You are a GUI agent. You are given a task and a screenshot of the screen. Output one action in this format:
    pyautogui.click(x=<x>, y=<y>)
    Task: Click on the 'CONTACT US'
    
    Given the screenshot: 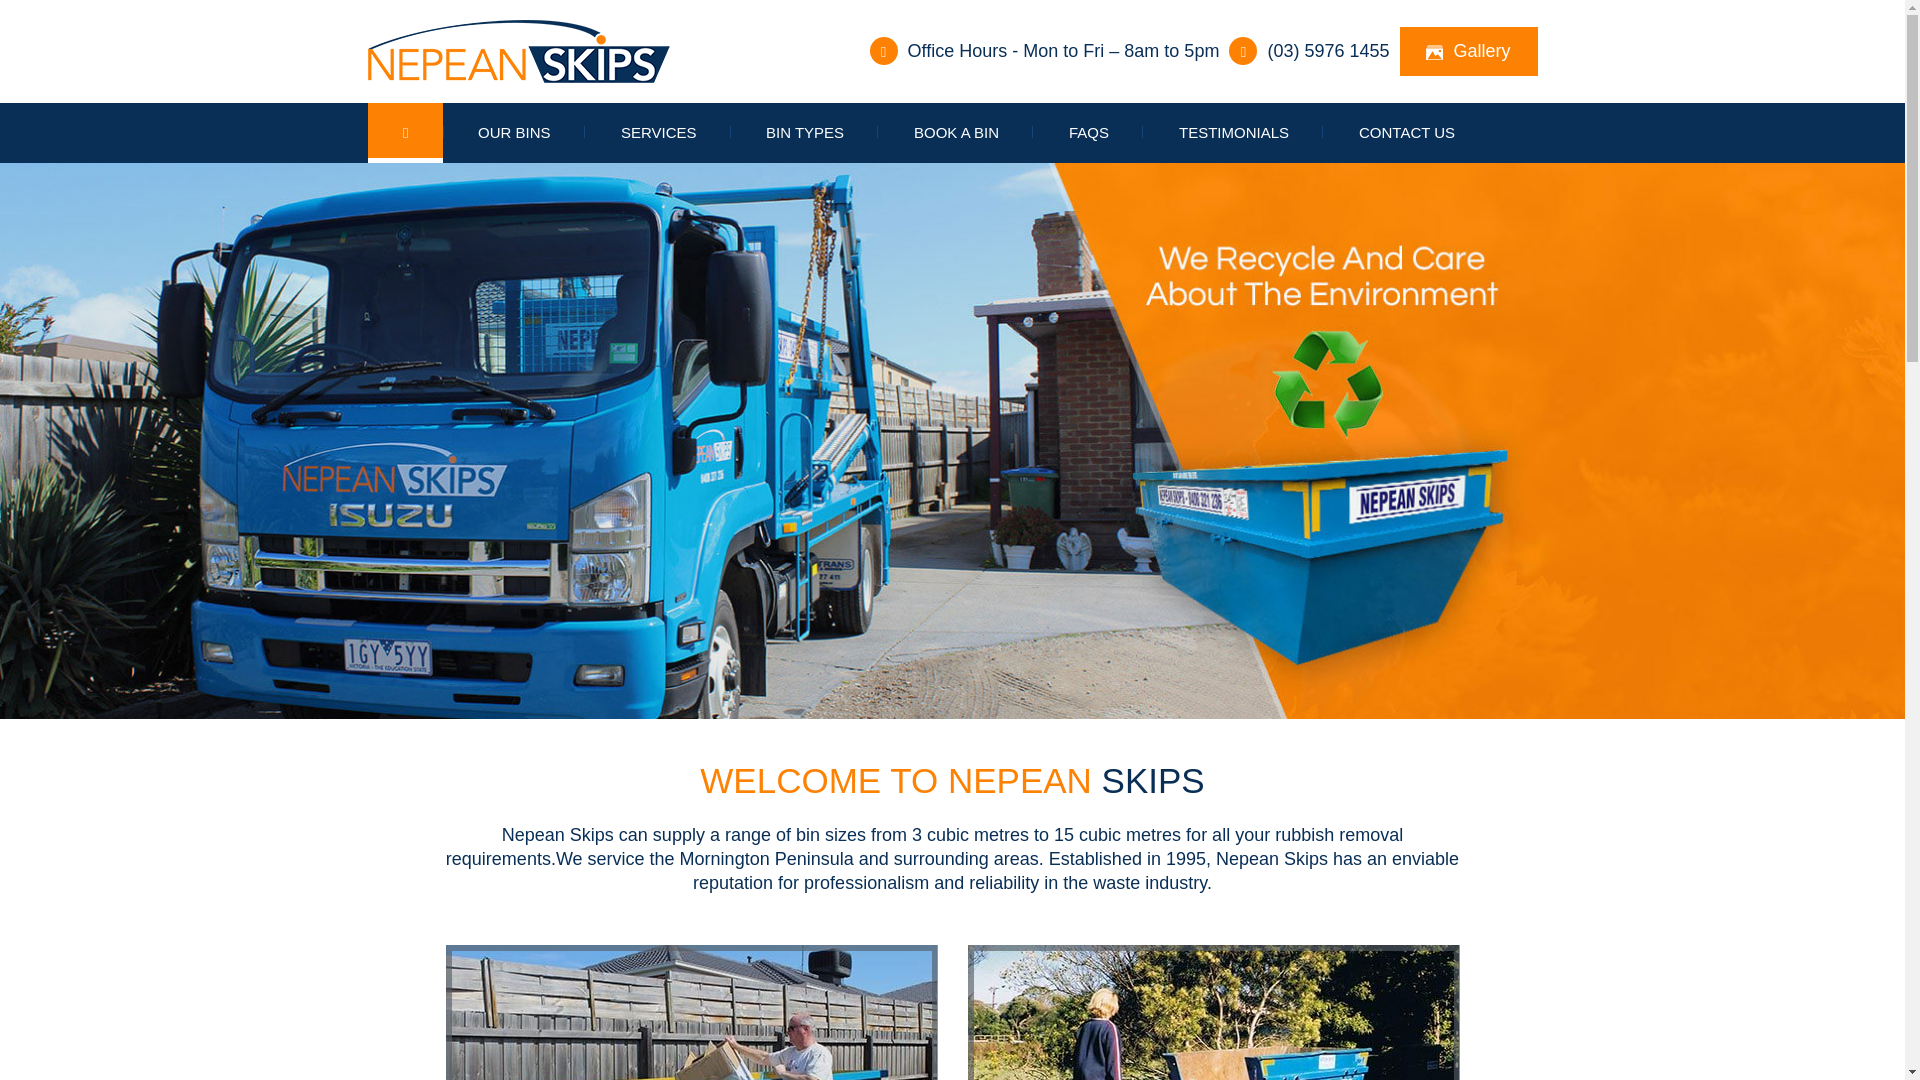 What is the action you would take?
    pyautogui.click(x=1405, y=132)
    